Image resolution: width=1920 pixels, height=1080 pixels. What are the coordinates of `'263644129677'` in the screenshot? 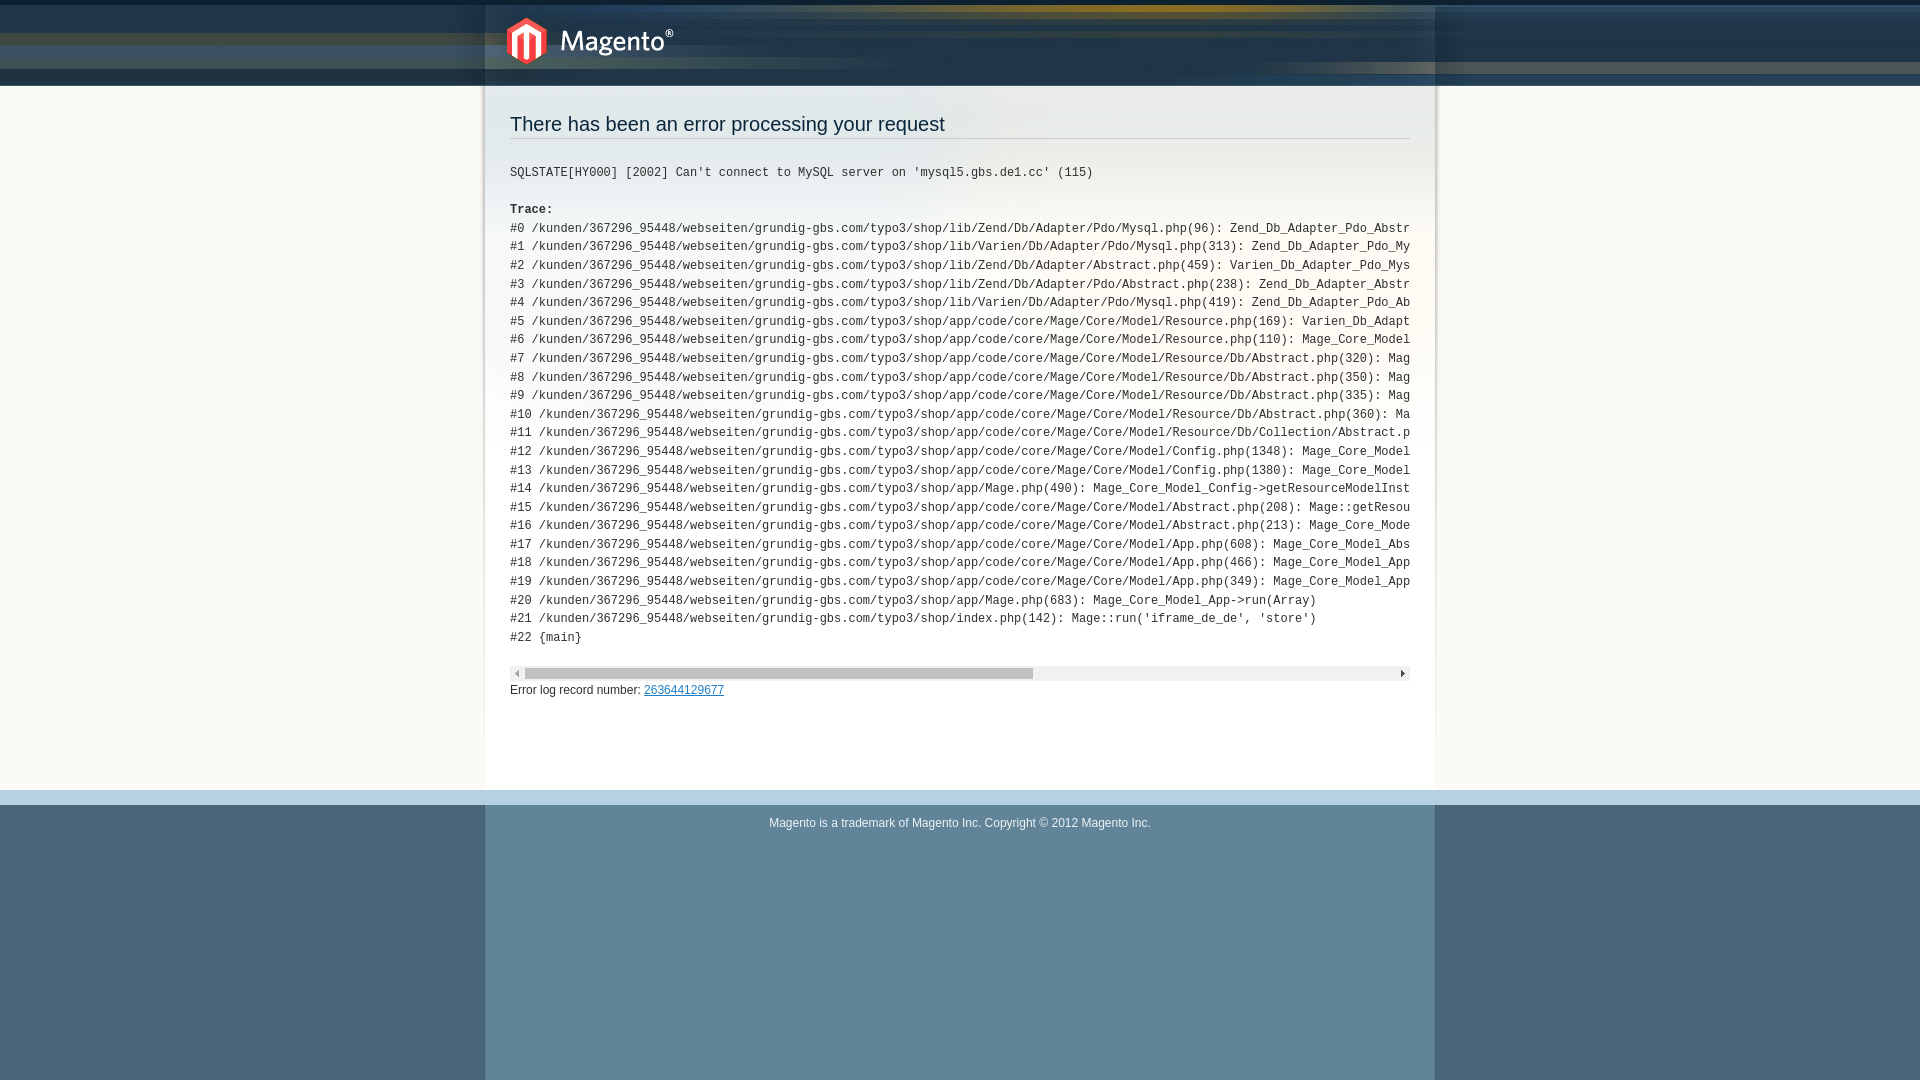 It's located at (683, 689).